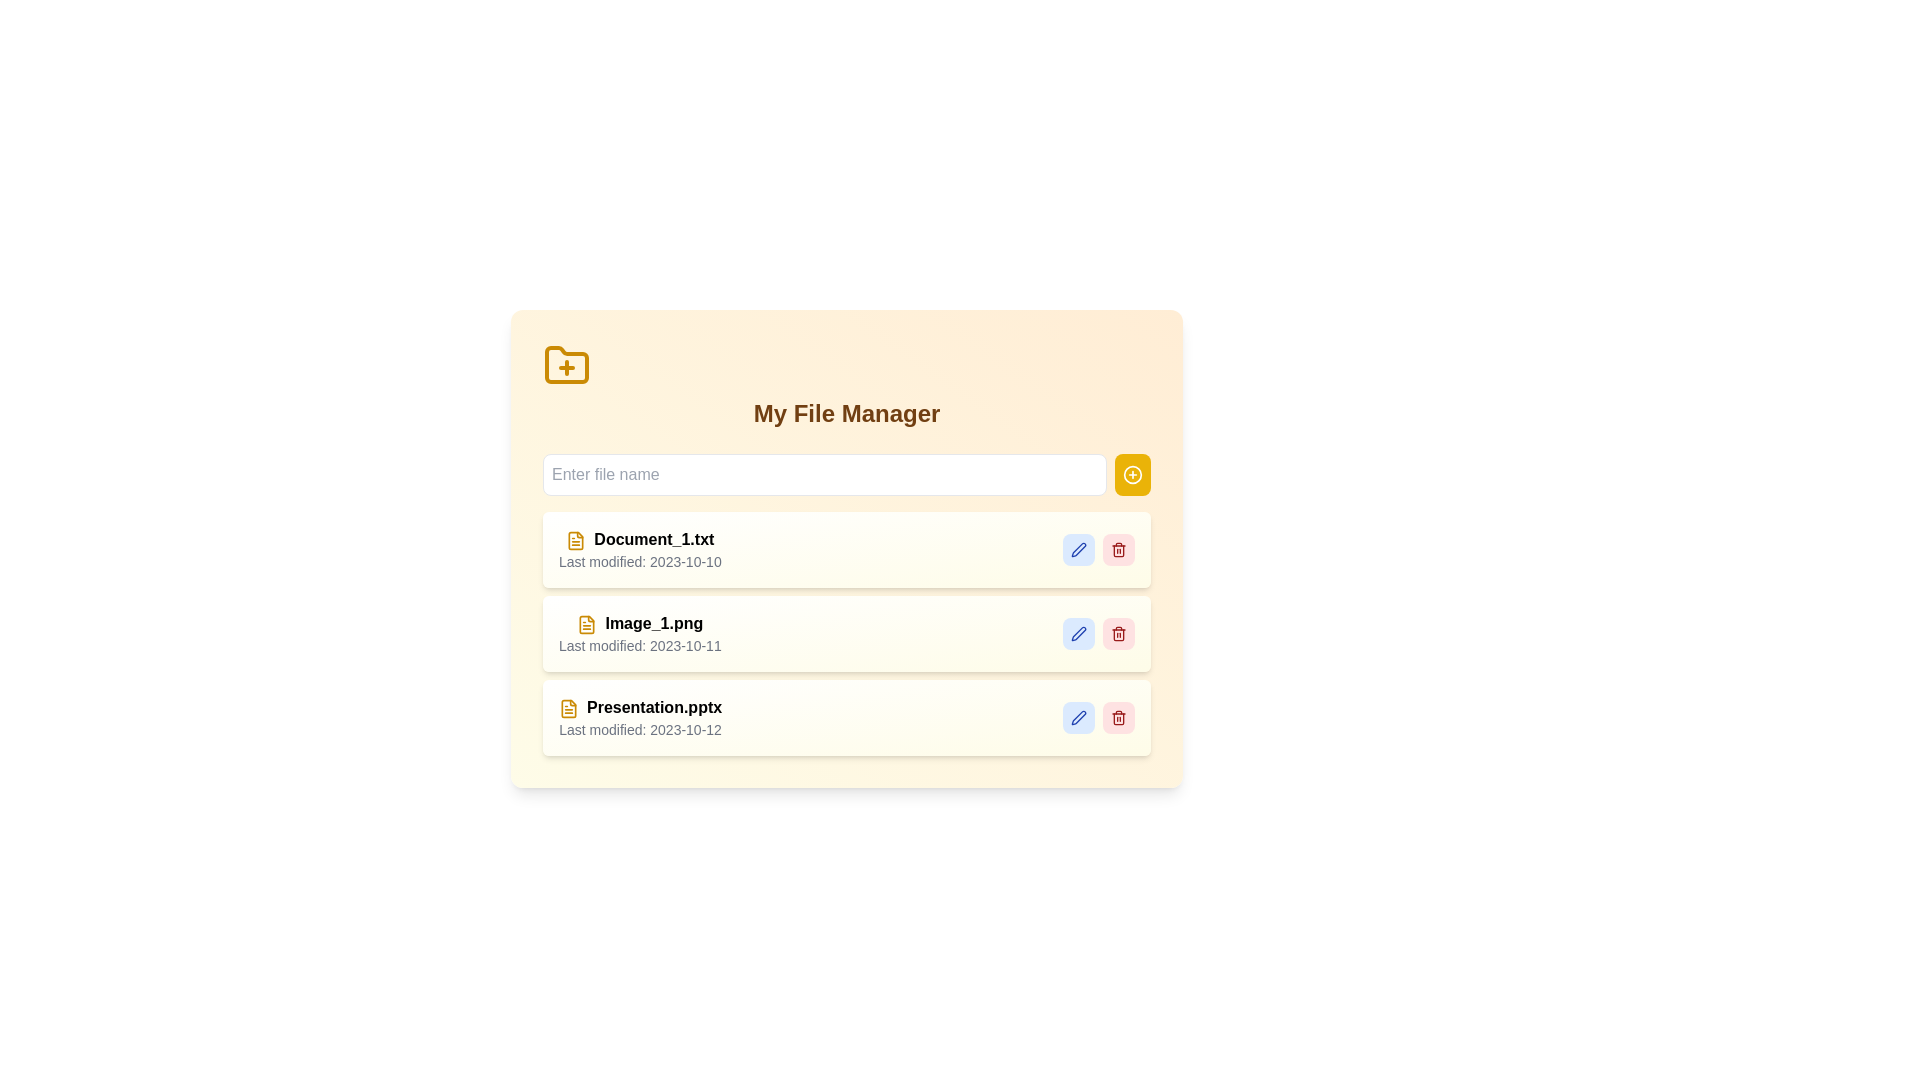  I want to click on the red trash bin icon button located to the far right of the row representing 'Presentation.pptx' to observe the visual feedback, so click(1117, 716).